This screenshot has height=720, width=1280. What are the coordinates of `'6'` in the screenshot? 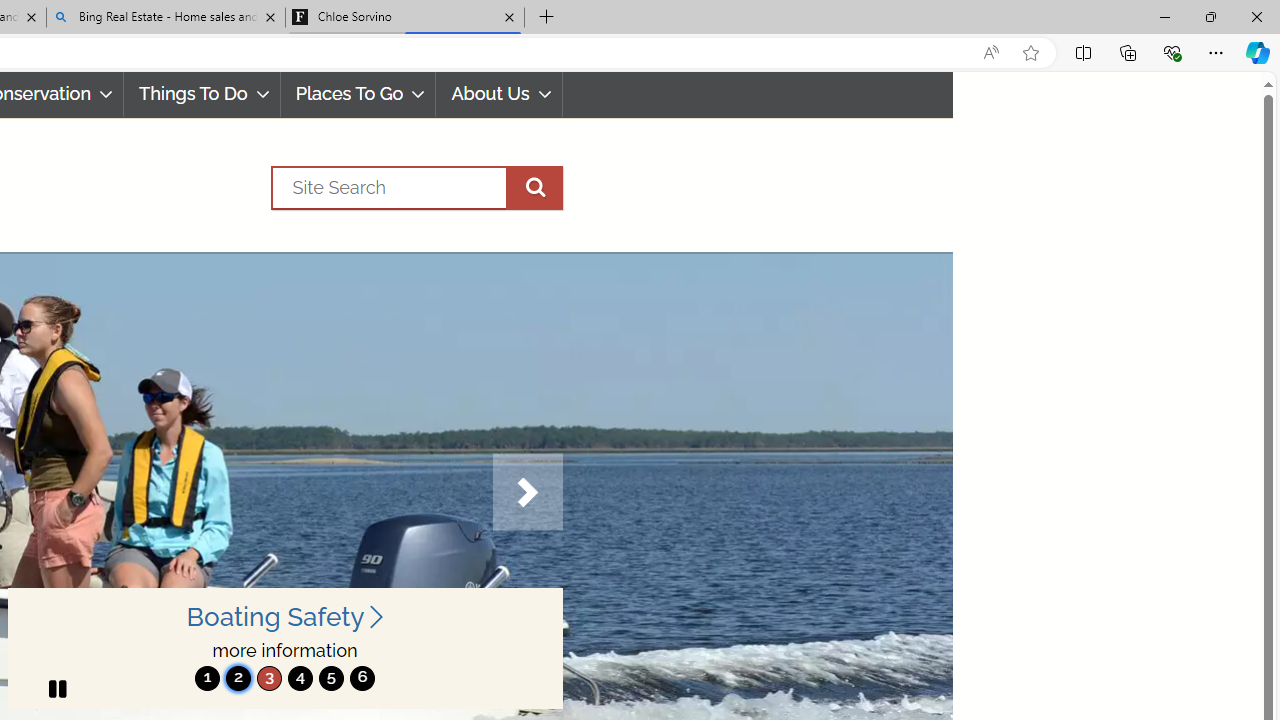 It's located at (362, 677).